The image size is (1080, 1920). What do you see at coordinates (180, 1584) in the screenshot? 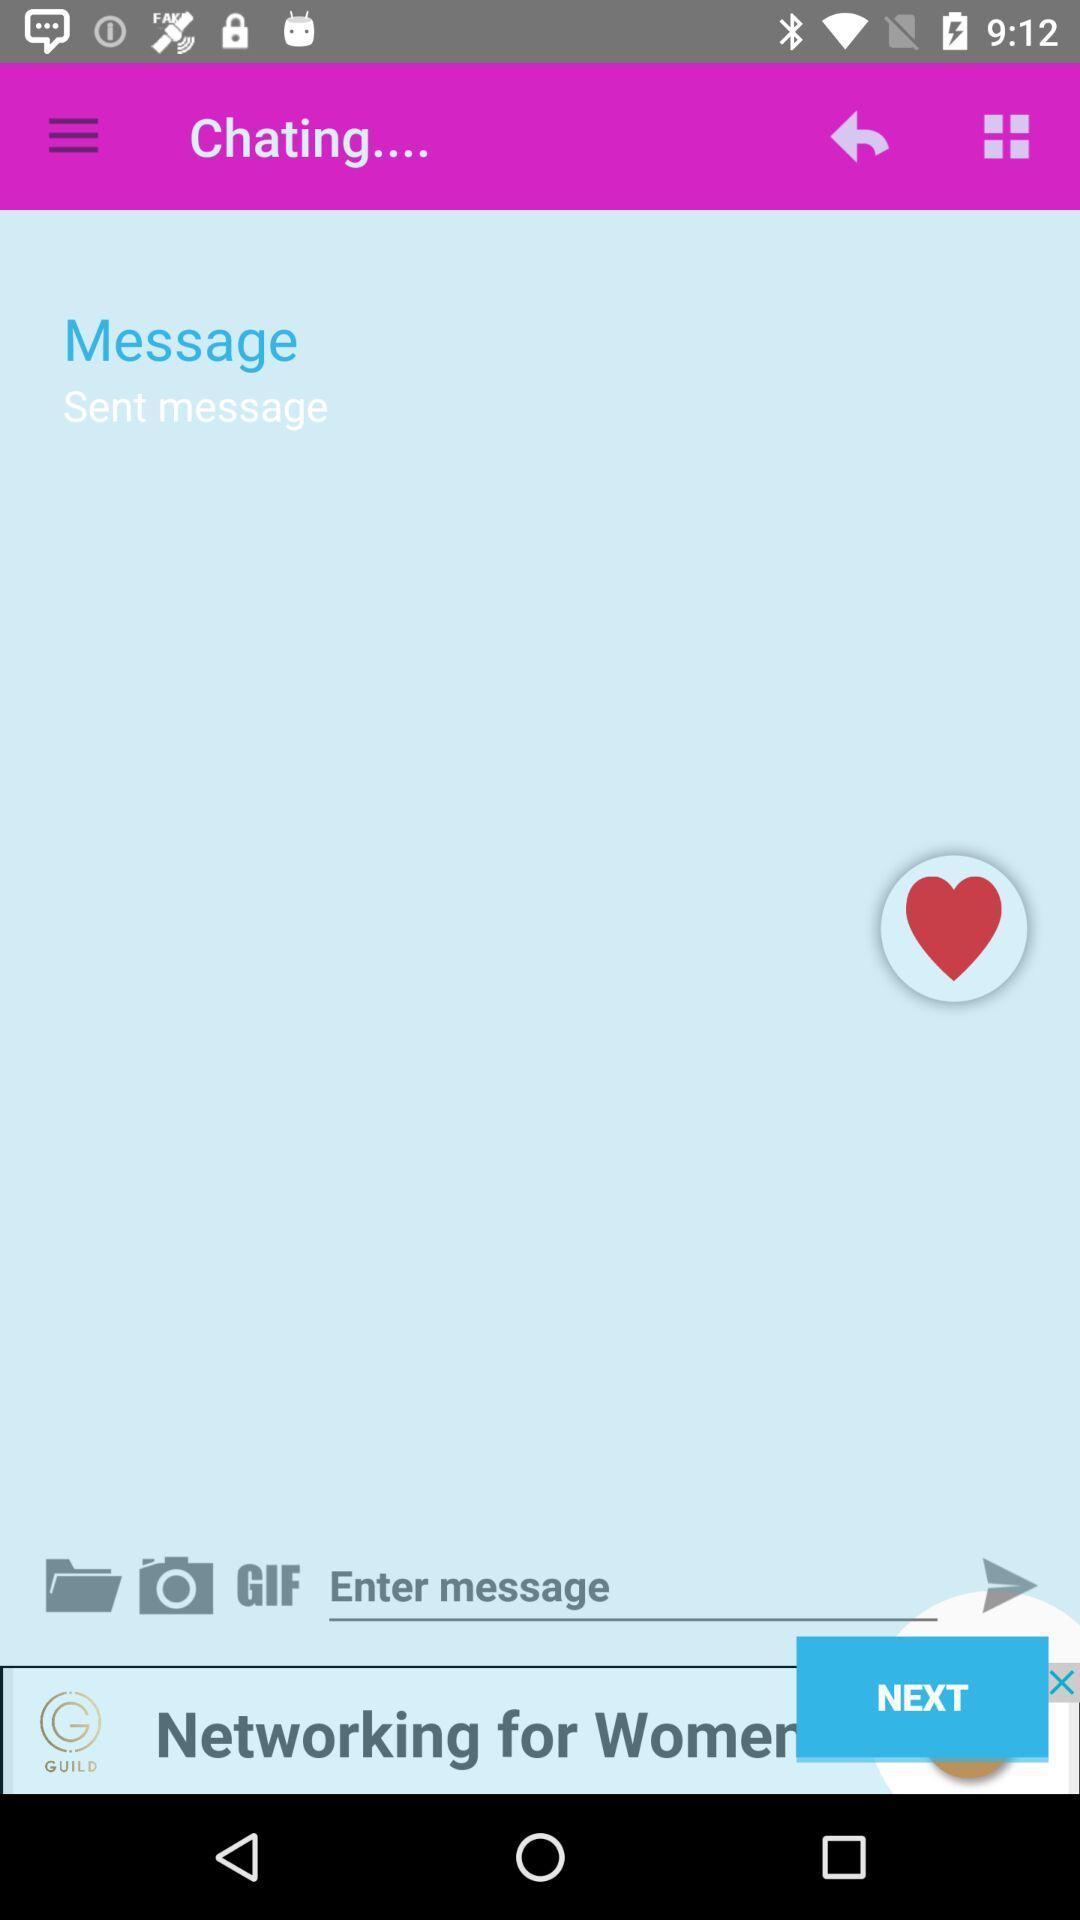
I see `take a picture` at bounding box center [180, 1584].